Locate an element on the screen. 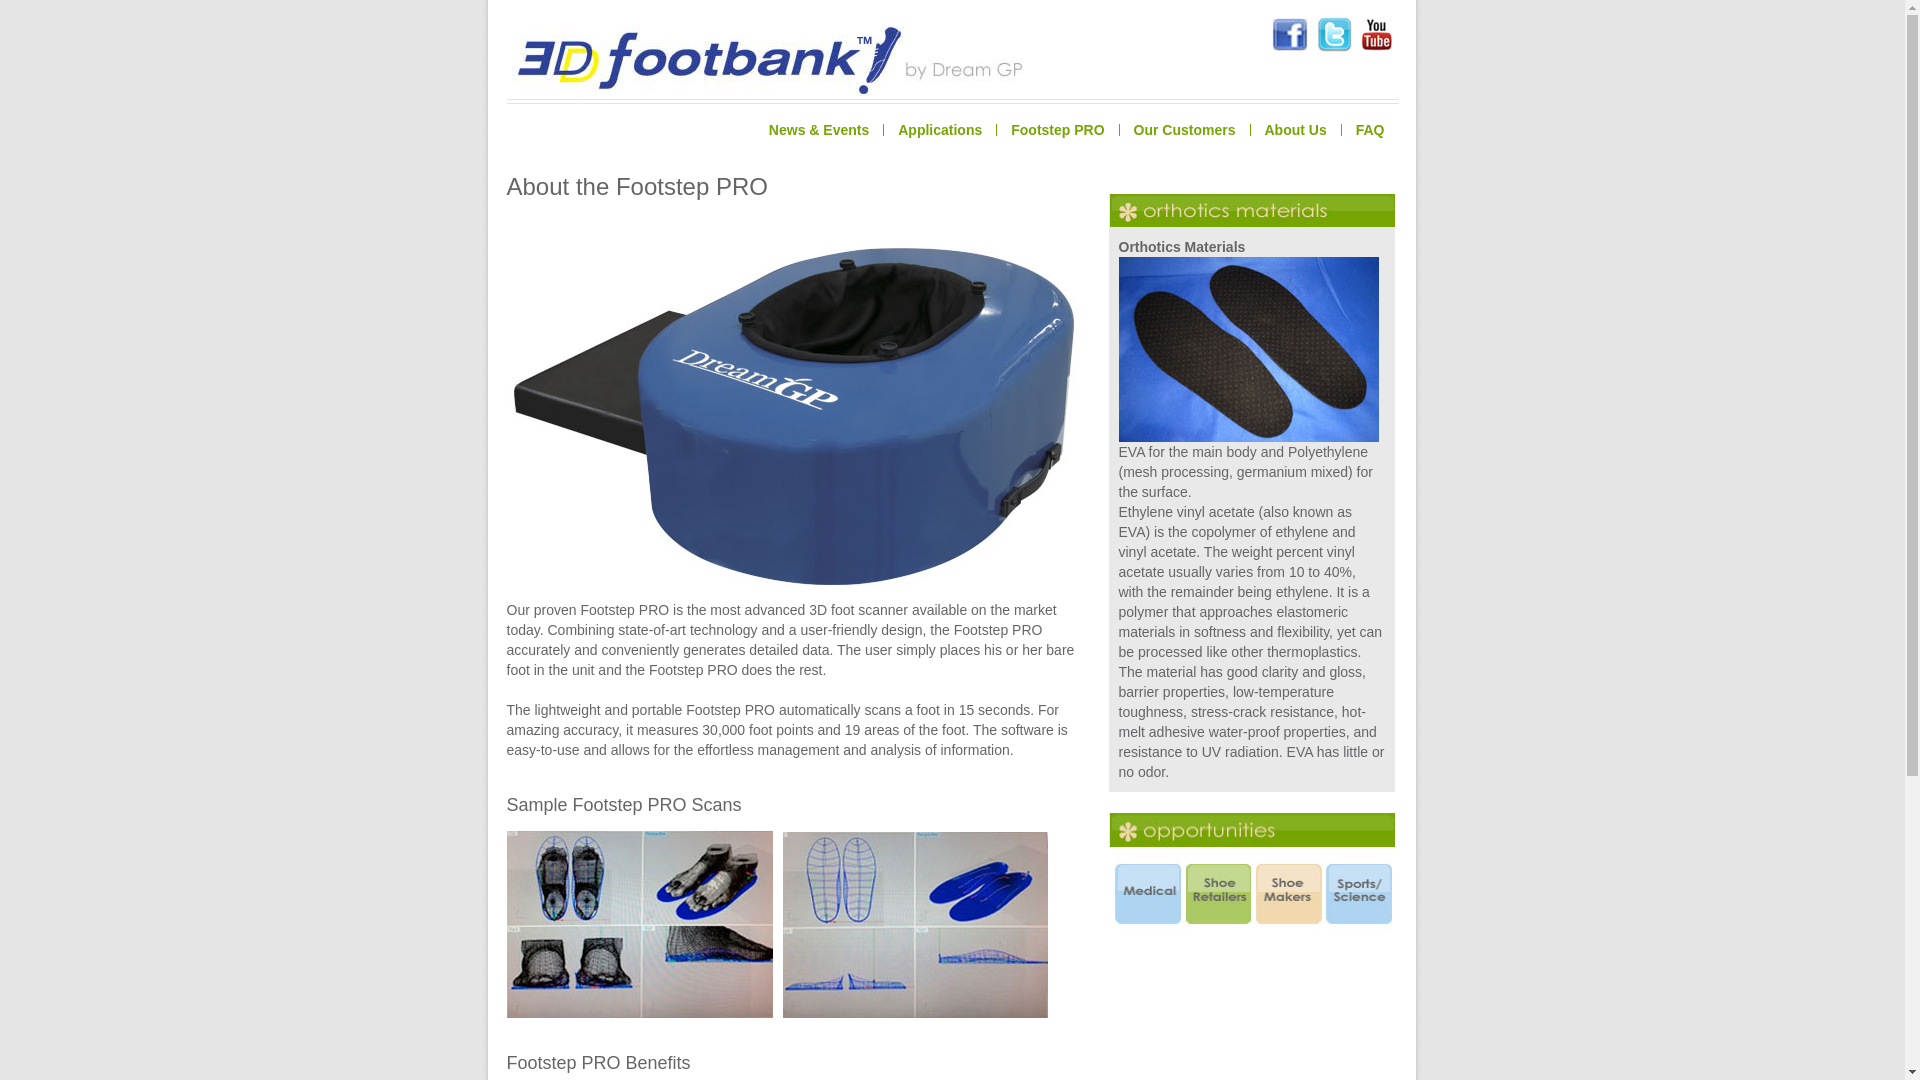 The image size is (1920, 1080). 'Footstep PRO' is located at coordinates (1055, 130).